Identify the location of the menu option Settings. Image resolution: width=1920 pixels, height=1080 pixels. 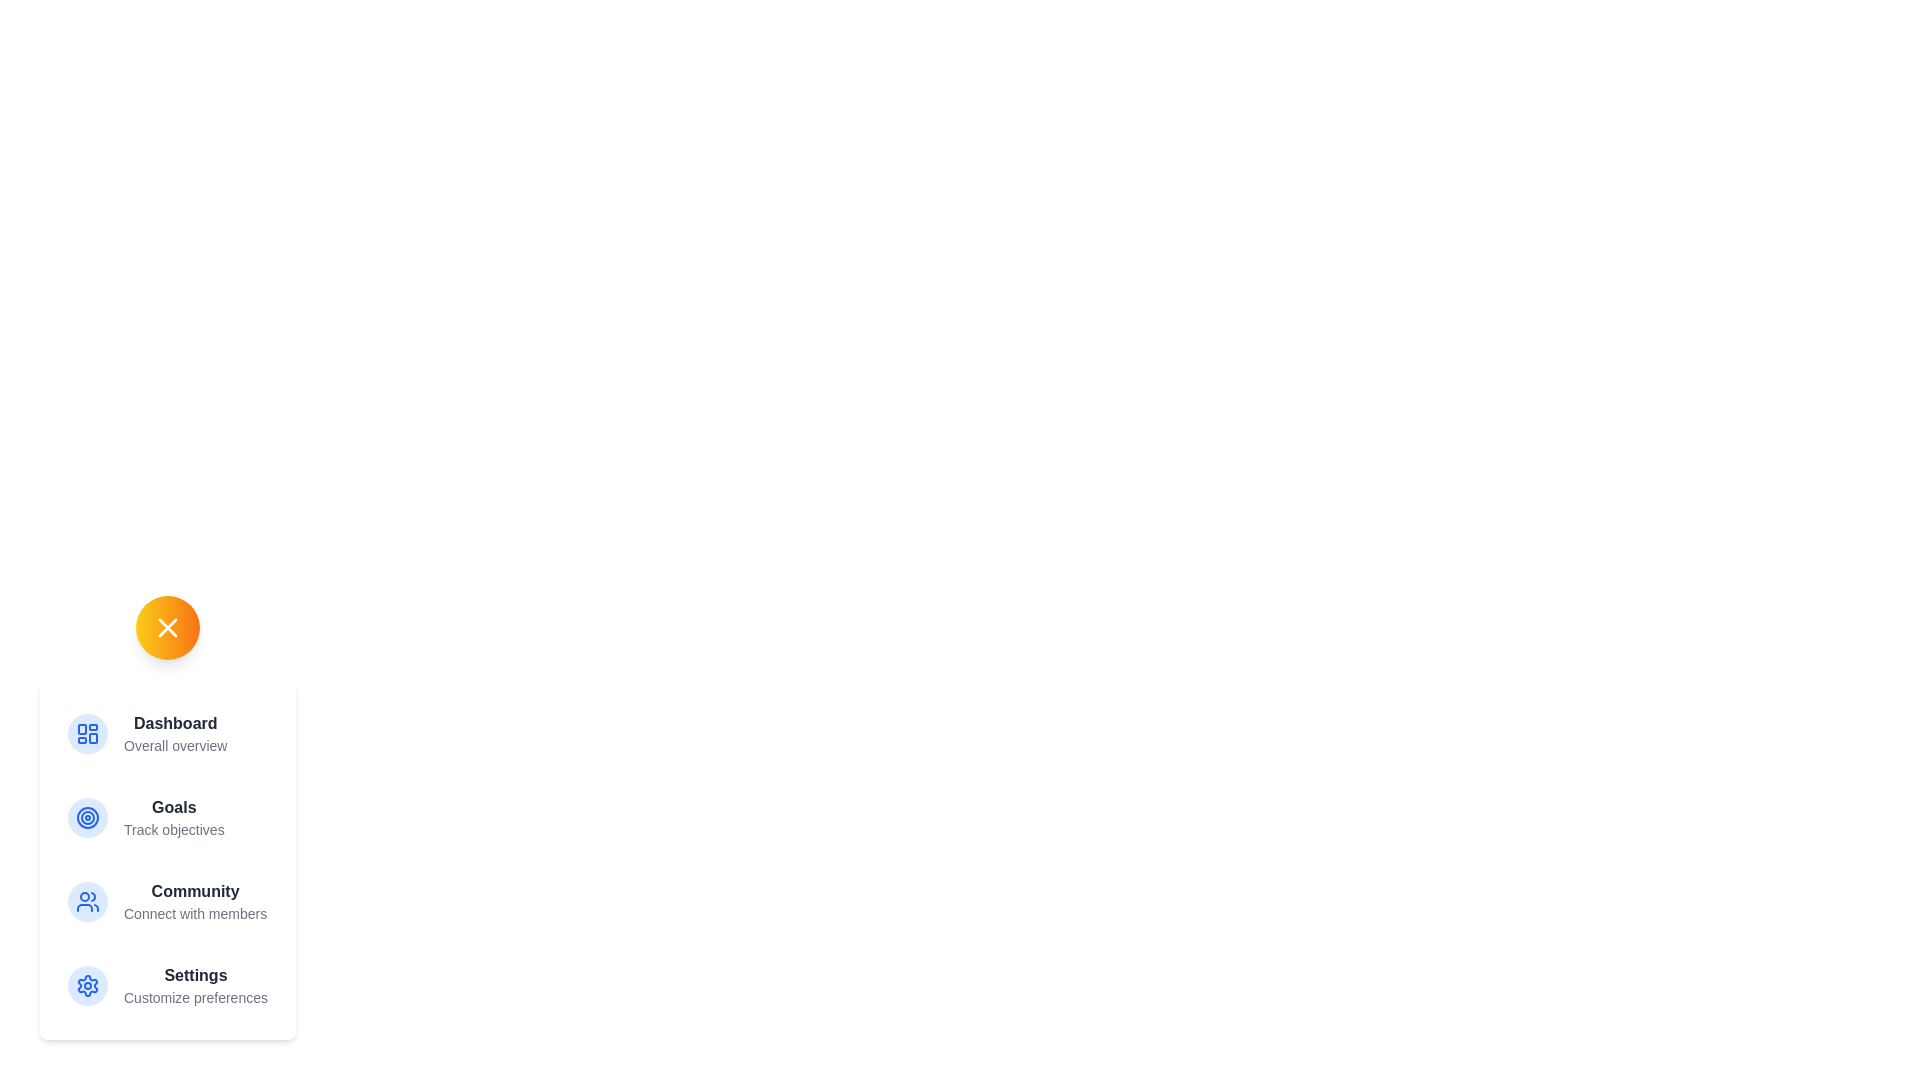
(167, 985).